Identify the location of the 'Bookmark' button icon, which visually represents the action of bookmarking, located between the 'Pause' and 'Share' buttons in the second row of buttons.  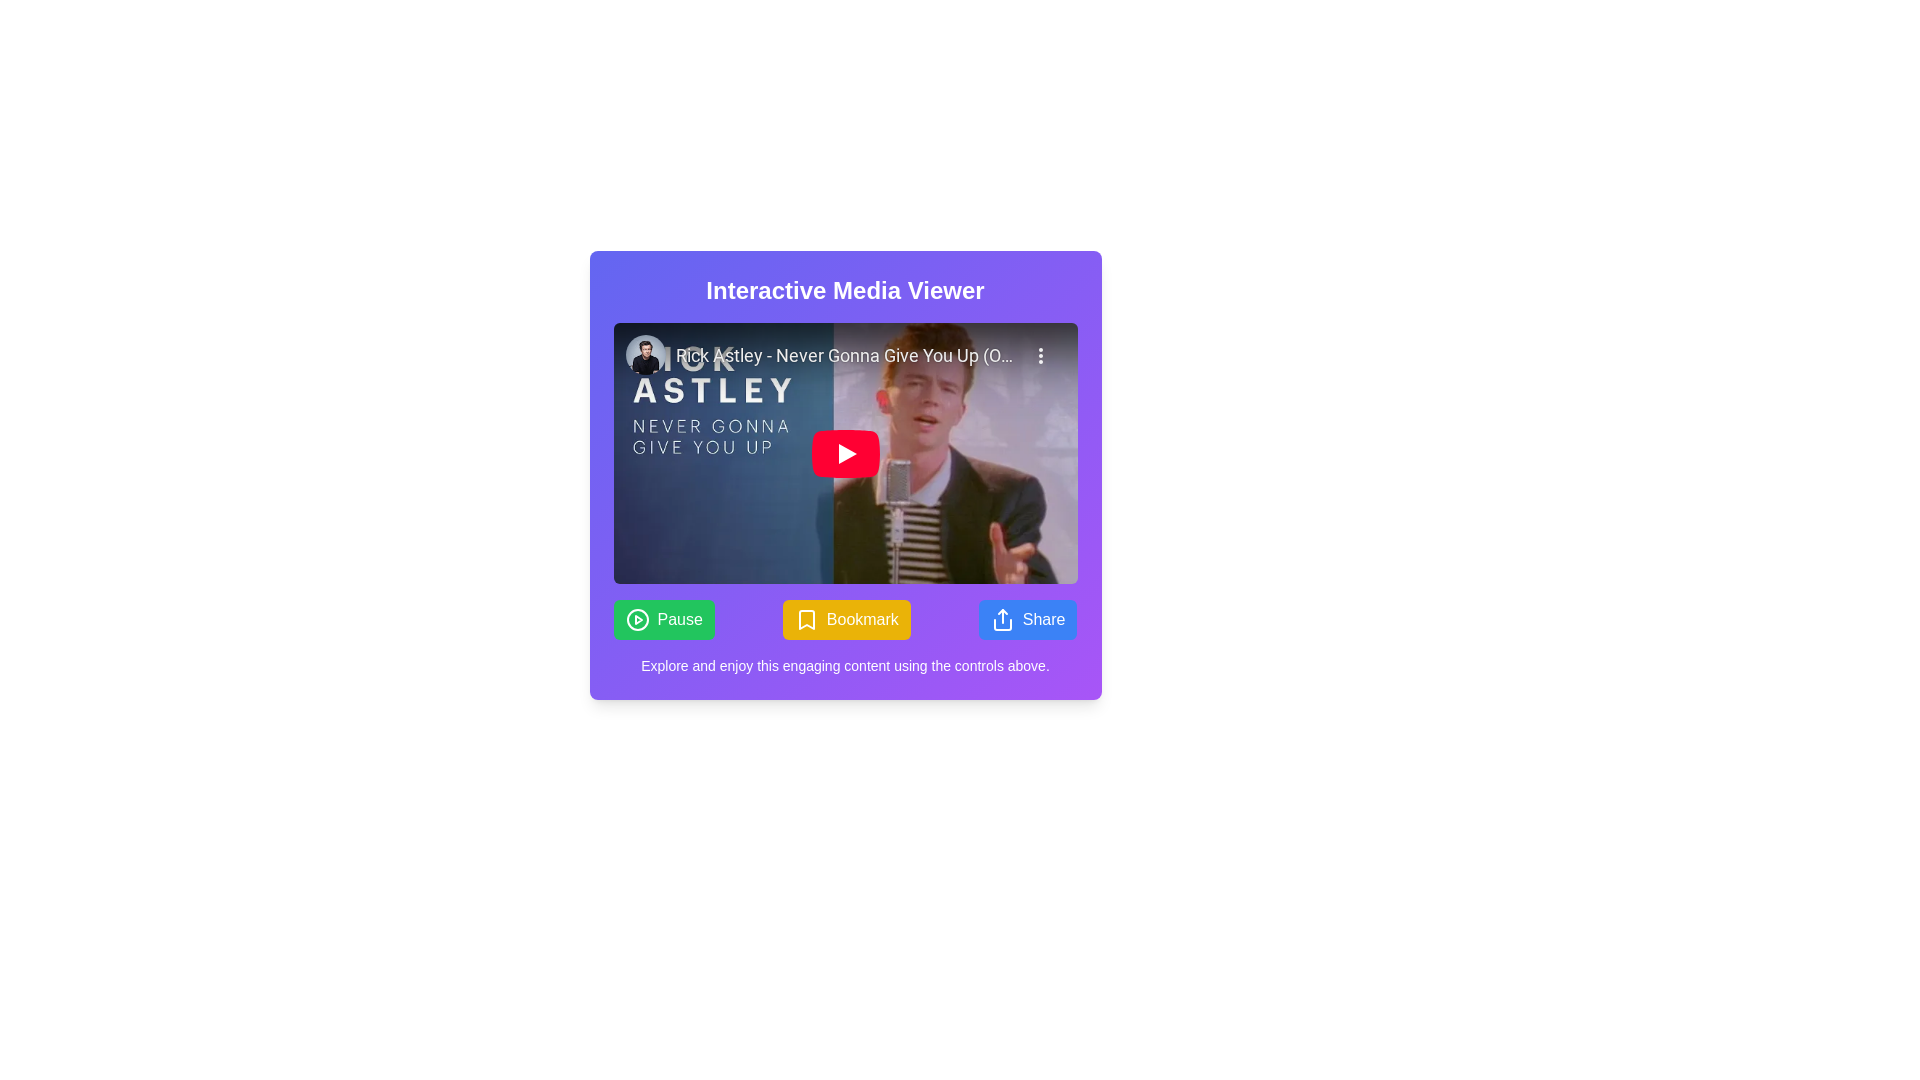
(806, 619).